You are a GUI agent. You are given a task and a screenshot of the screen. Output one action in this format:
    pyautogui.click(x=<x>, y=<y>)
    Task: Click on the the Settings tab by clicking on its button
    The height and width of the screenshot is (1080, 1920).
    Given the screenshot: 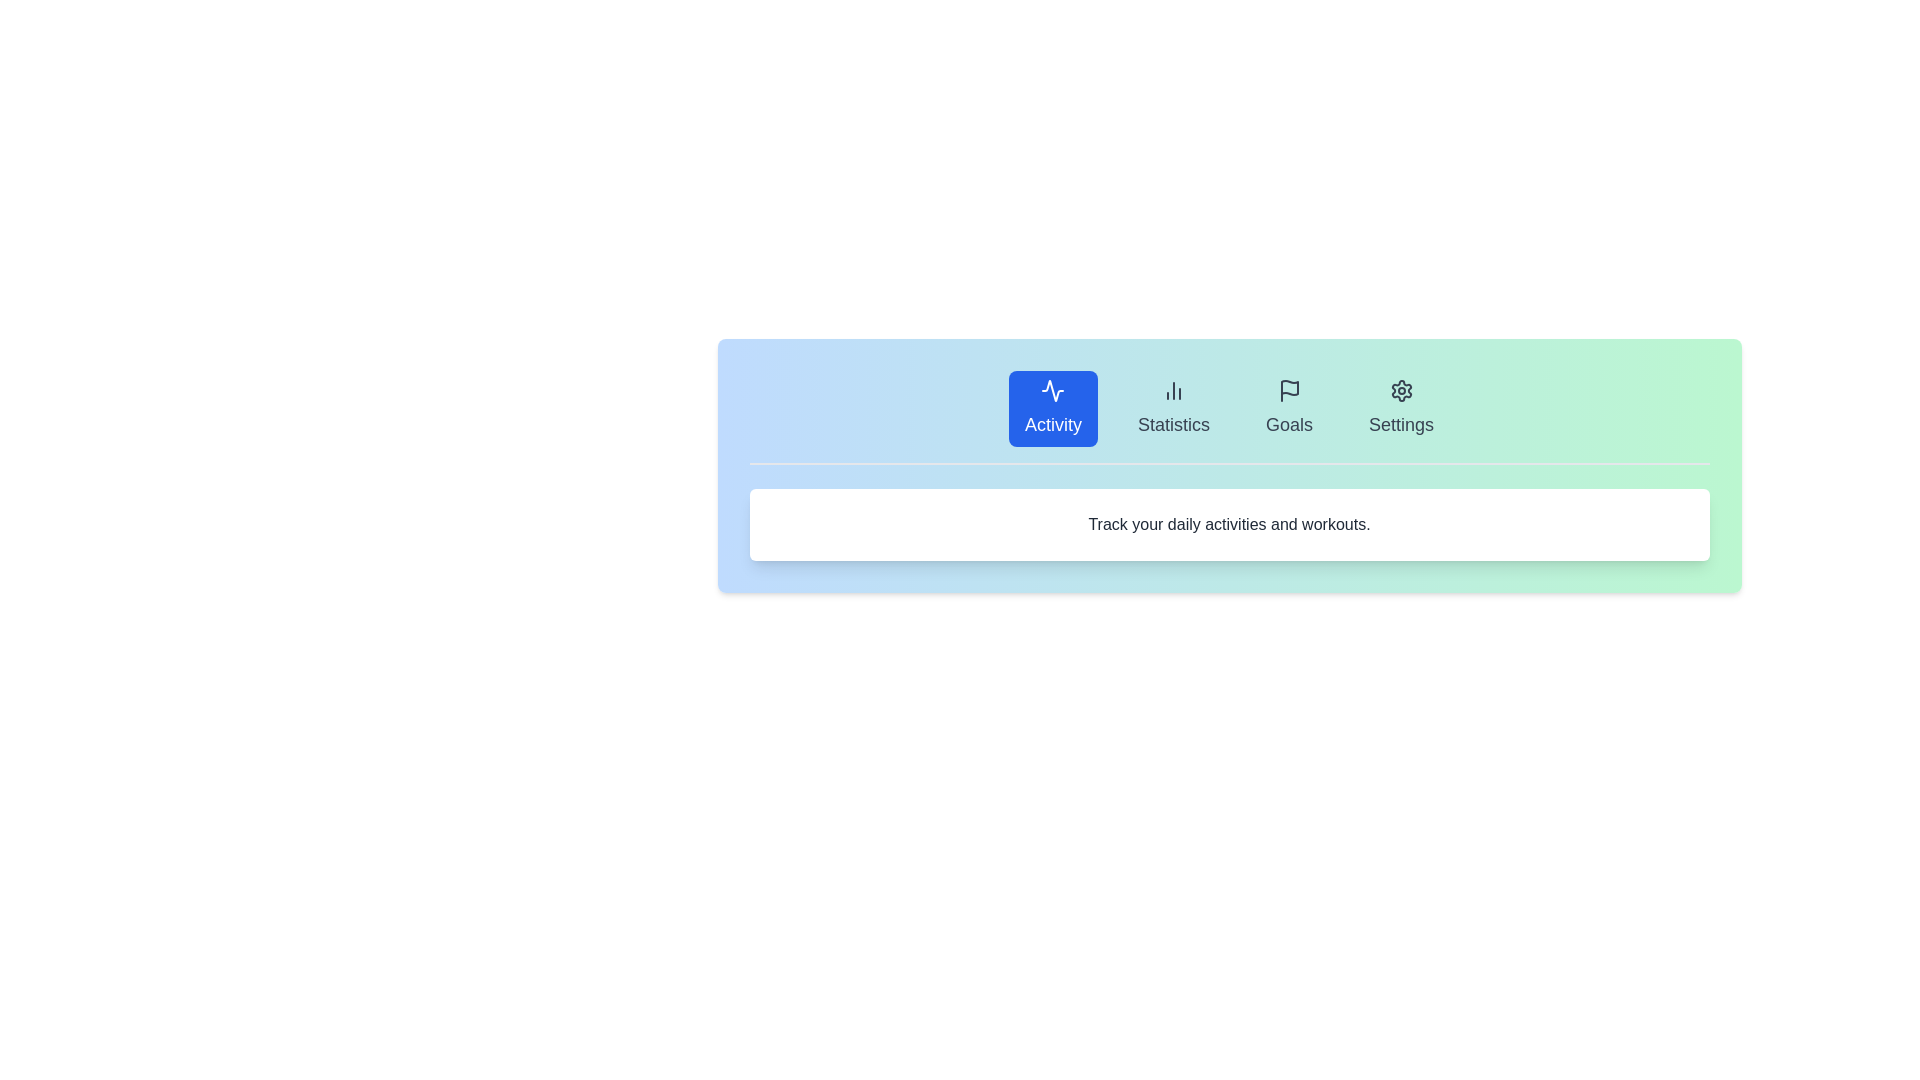 What is the action you would take?
    pyautogui.click(x=1400, y=407)
    